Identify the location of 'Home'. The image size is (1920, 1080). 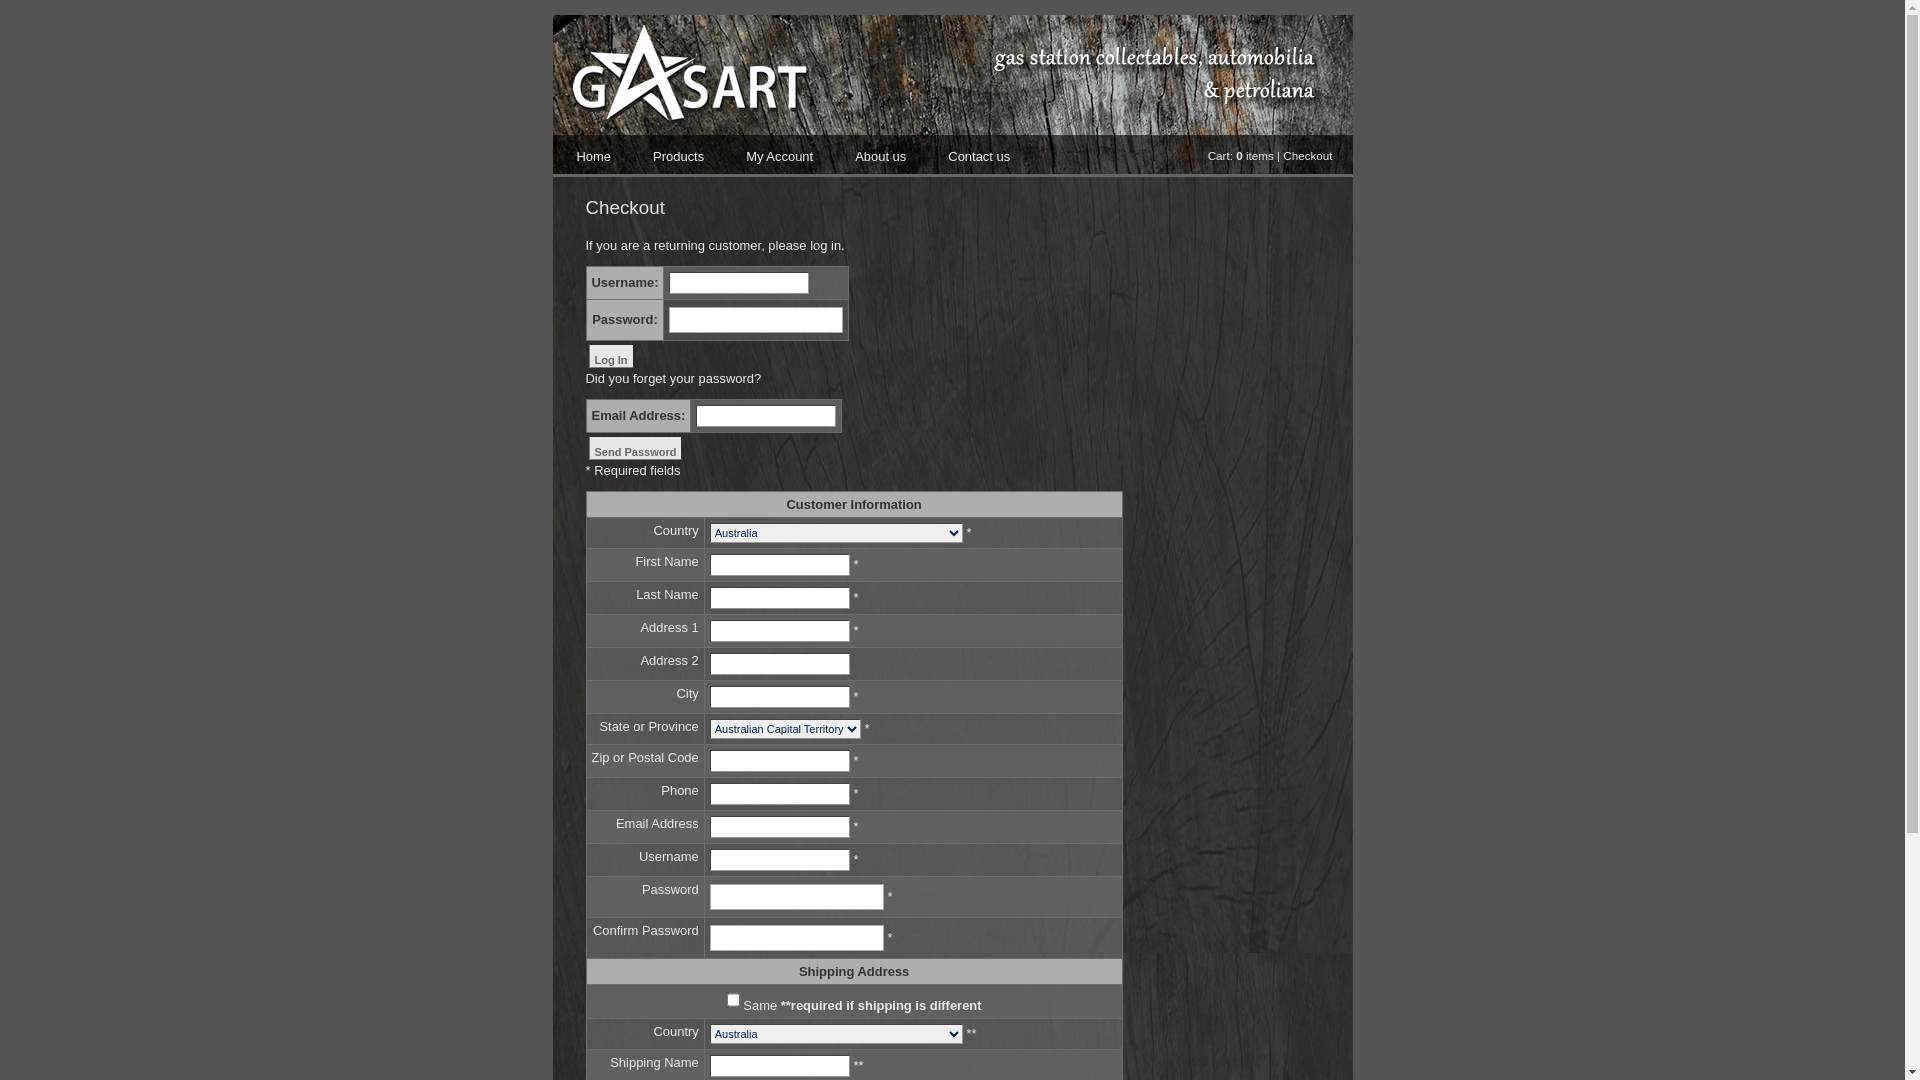
(593, 155).